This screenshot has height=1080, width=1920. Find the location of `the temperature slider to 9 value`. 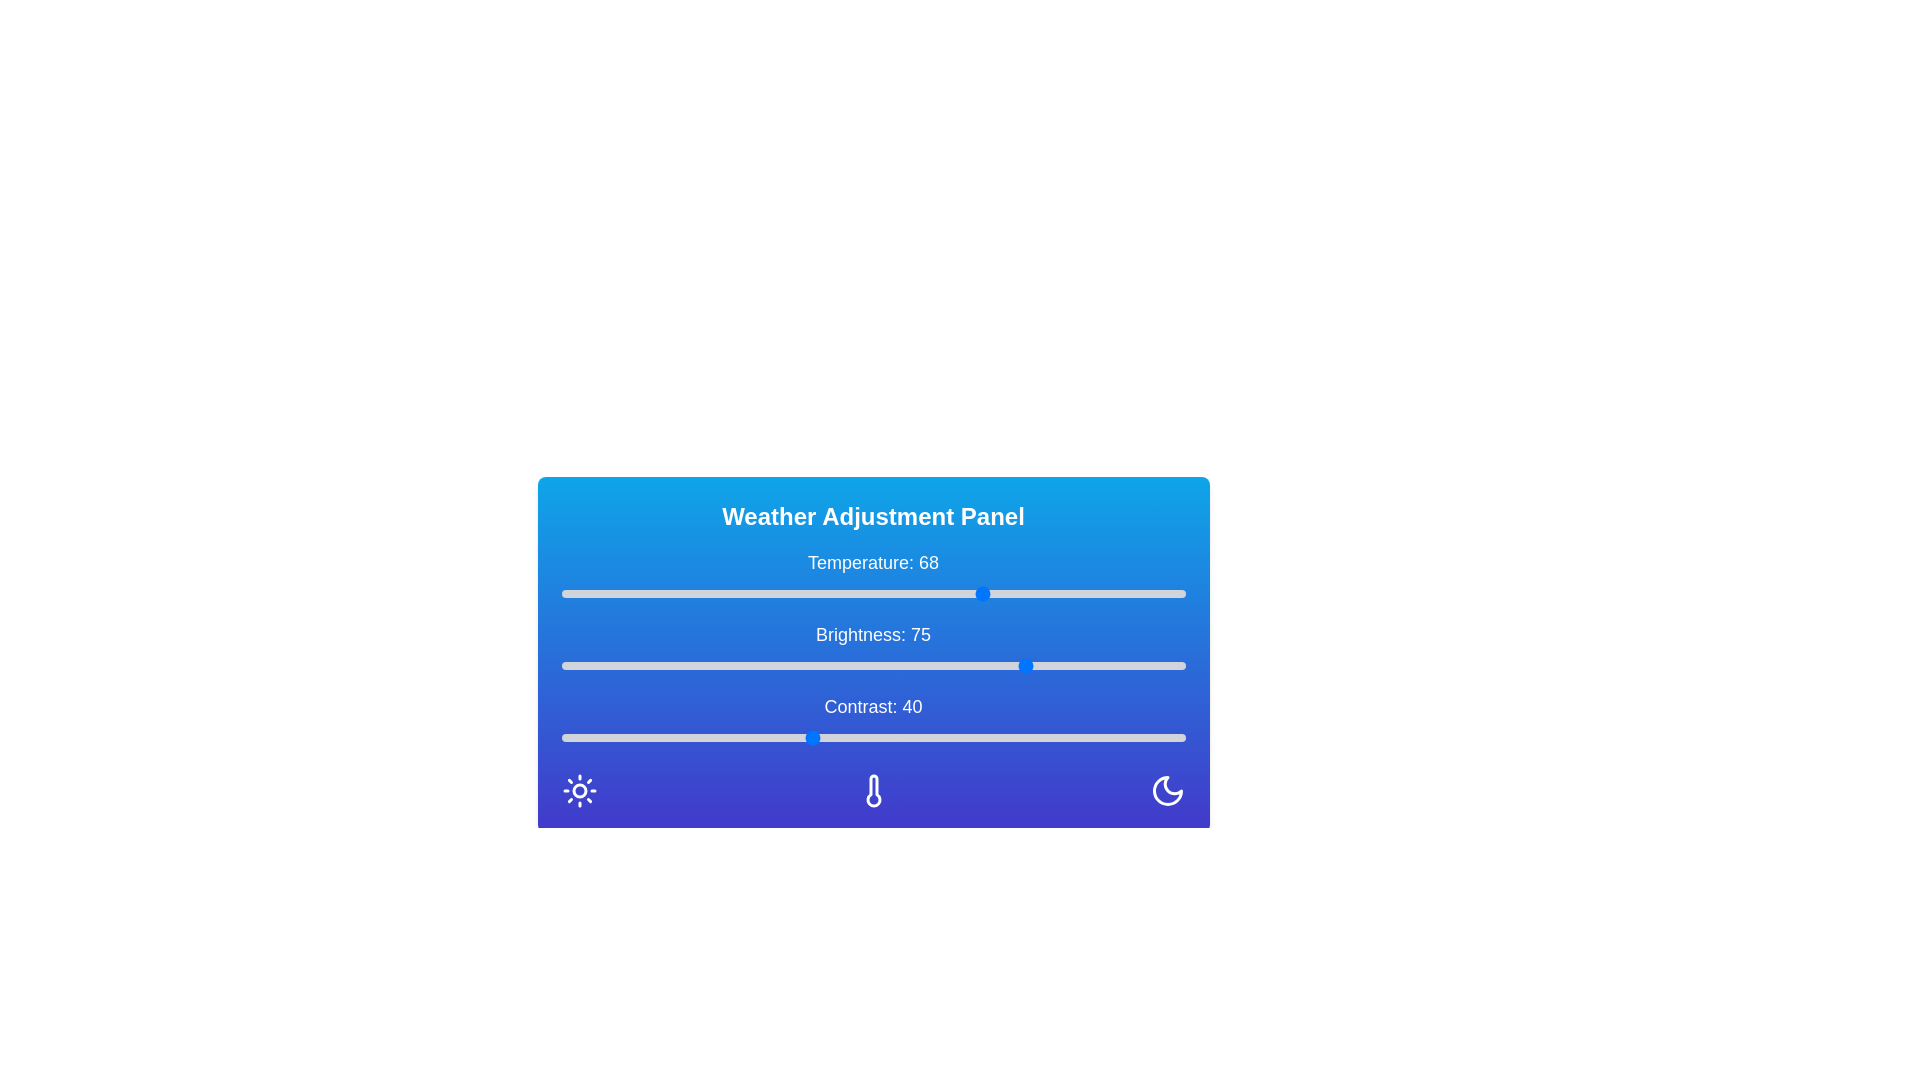

the temperature slider to 9 value is located at coordinates (616, 593).